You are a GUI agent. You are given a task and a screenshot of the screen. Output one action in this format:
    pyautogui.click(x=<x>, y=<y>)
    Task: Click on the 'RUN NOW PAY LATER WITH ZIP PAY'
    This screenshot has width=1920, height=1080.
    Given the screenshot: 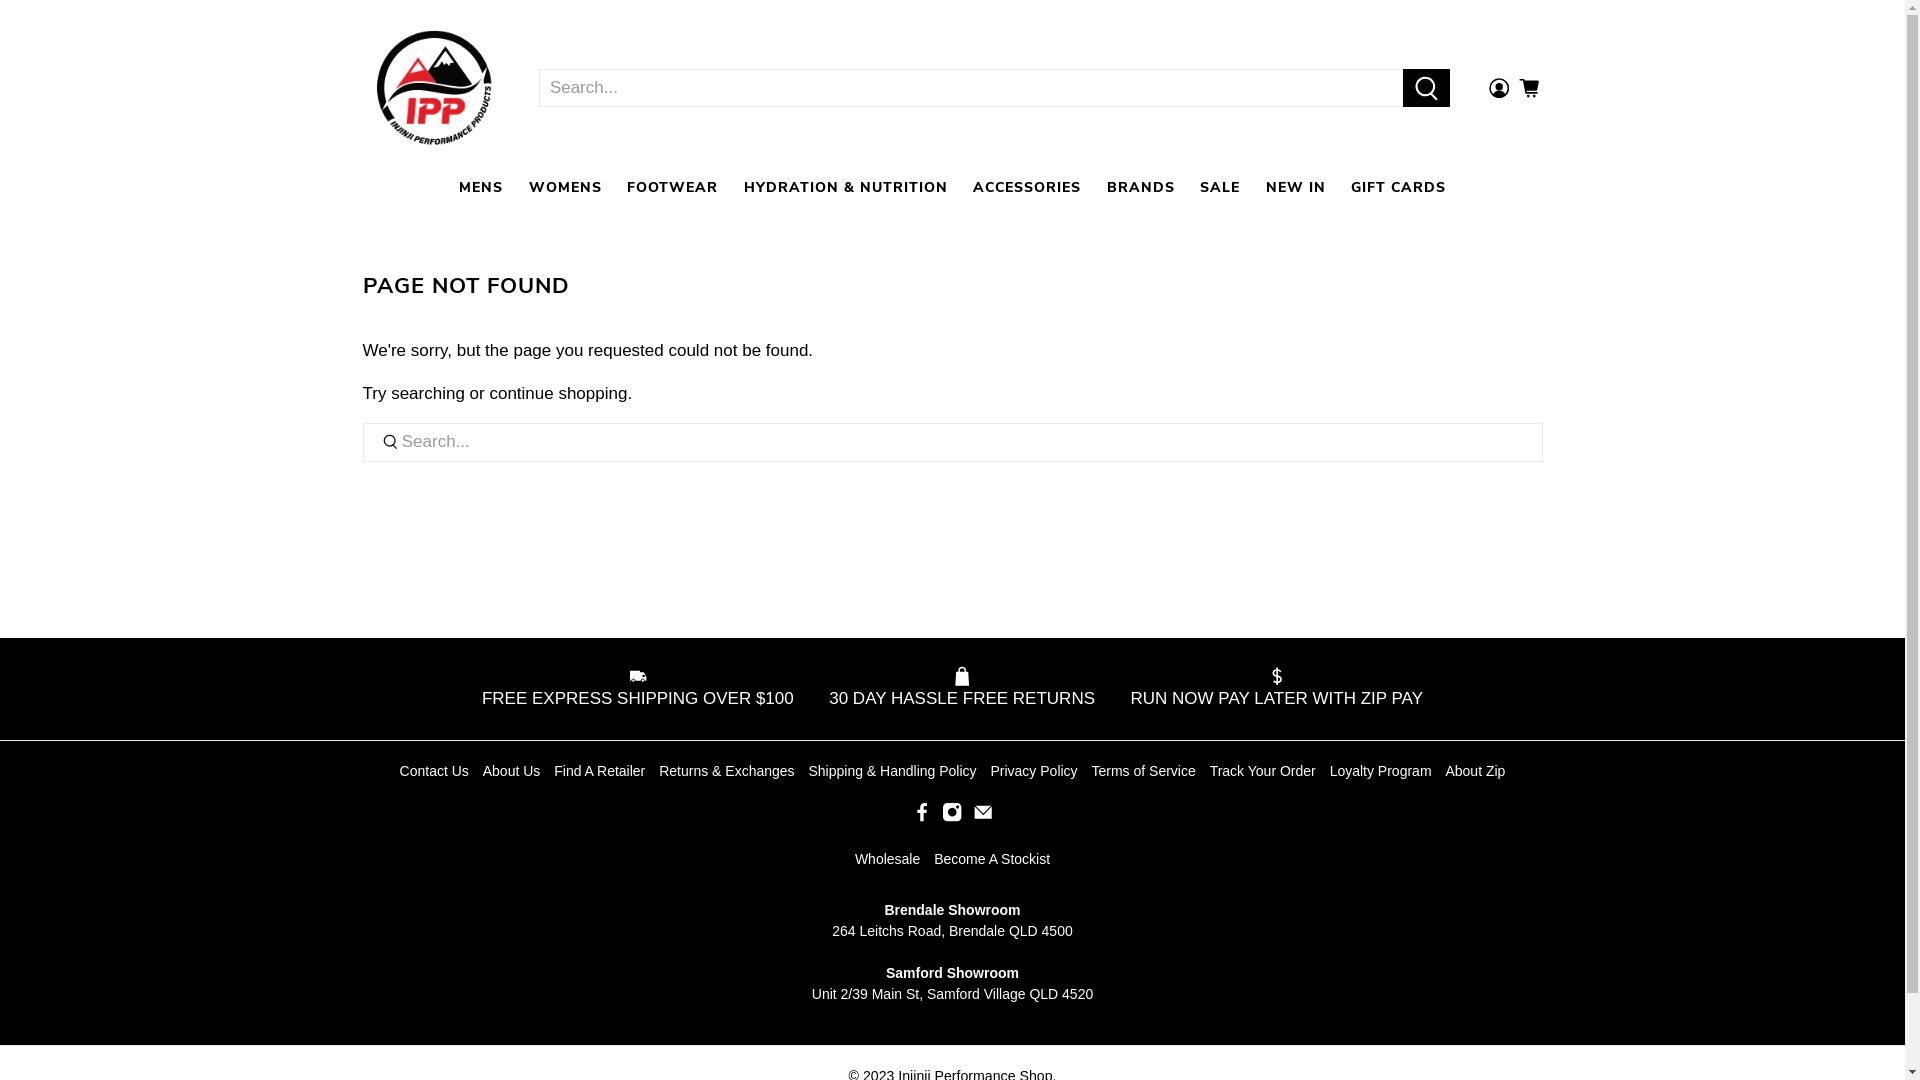 What is the action you would take?
    pyautogui.click(x=1269, y=688)
    